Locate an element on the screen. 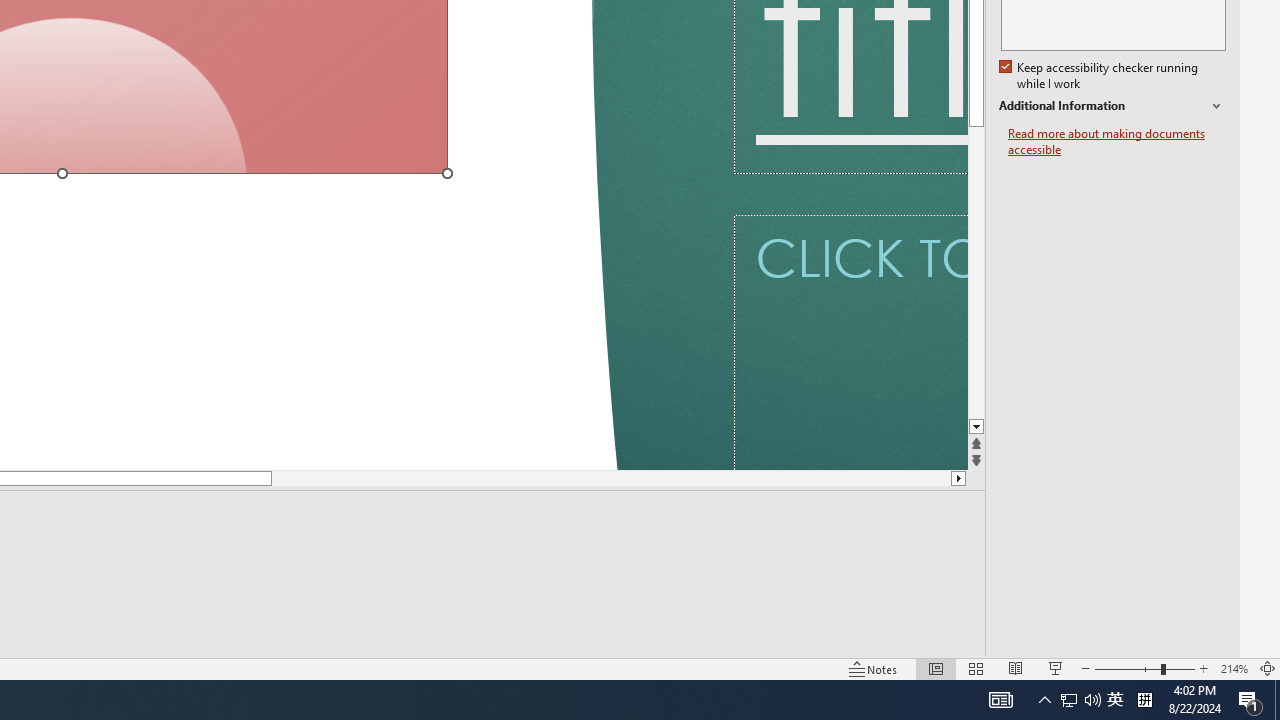  'Zoom Out' is located at coordinates (1127, 669).